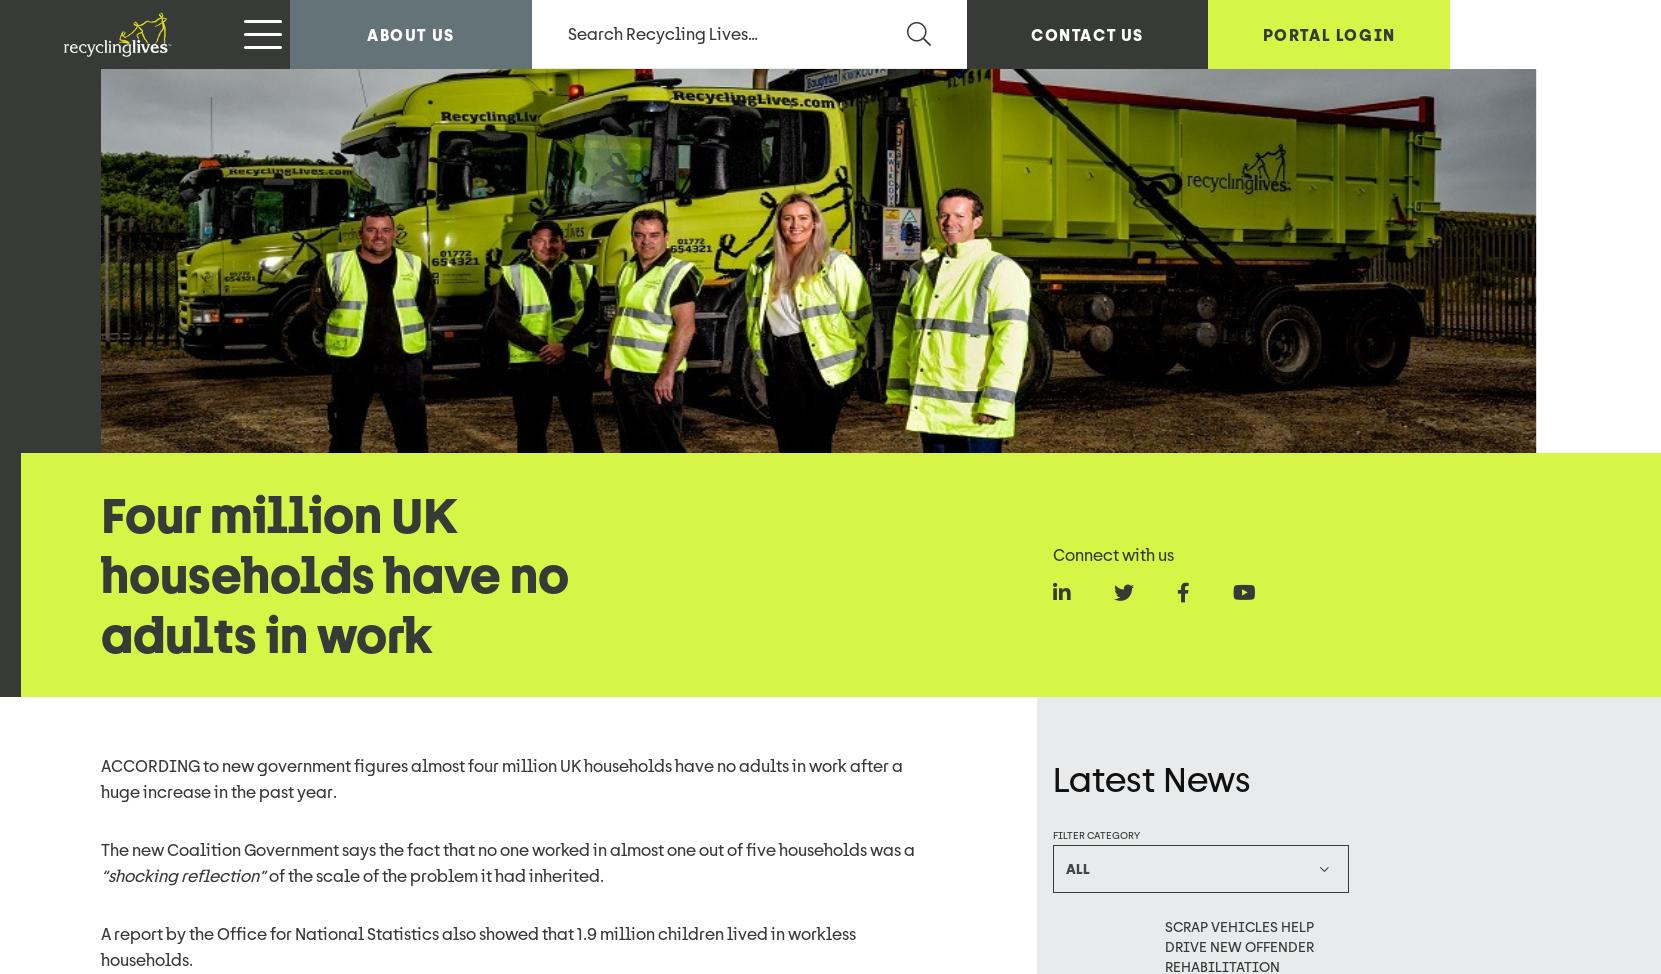 The height and width of the screenshot is (974, 1661). Describe the element at coordinates (100, 190) in the screenshot. I see `'The North East has the highest percentage of workless households at one in four, followed by inner London and Wales at 22.9%. The South East has the lowest number of homes where no-one works at 14.2%.'` at that location.